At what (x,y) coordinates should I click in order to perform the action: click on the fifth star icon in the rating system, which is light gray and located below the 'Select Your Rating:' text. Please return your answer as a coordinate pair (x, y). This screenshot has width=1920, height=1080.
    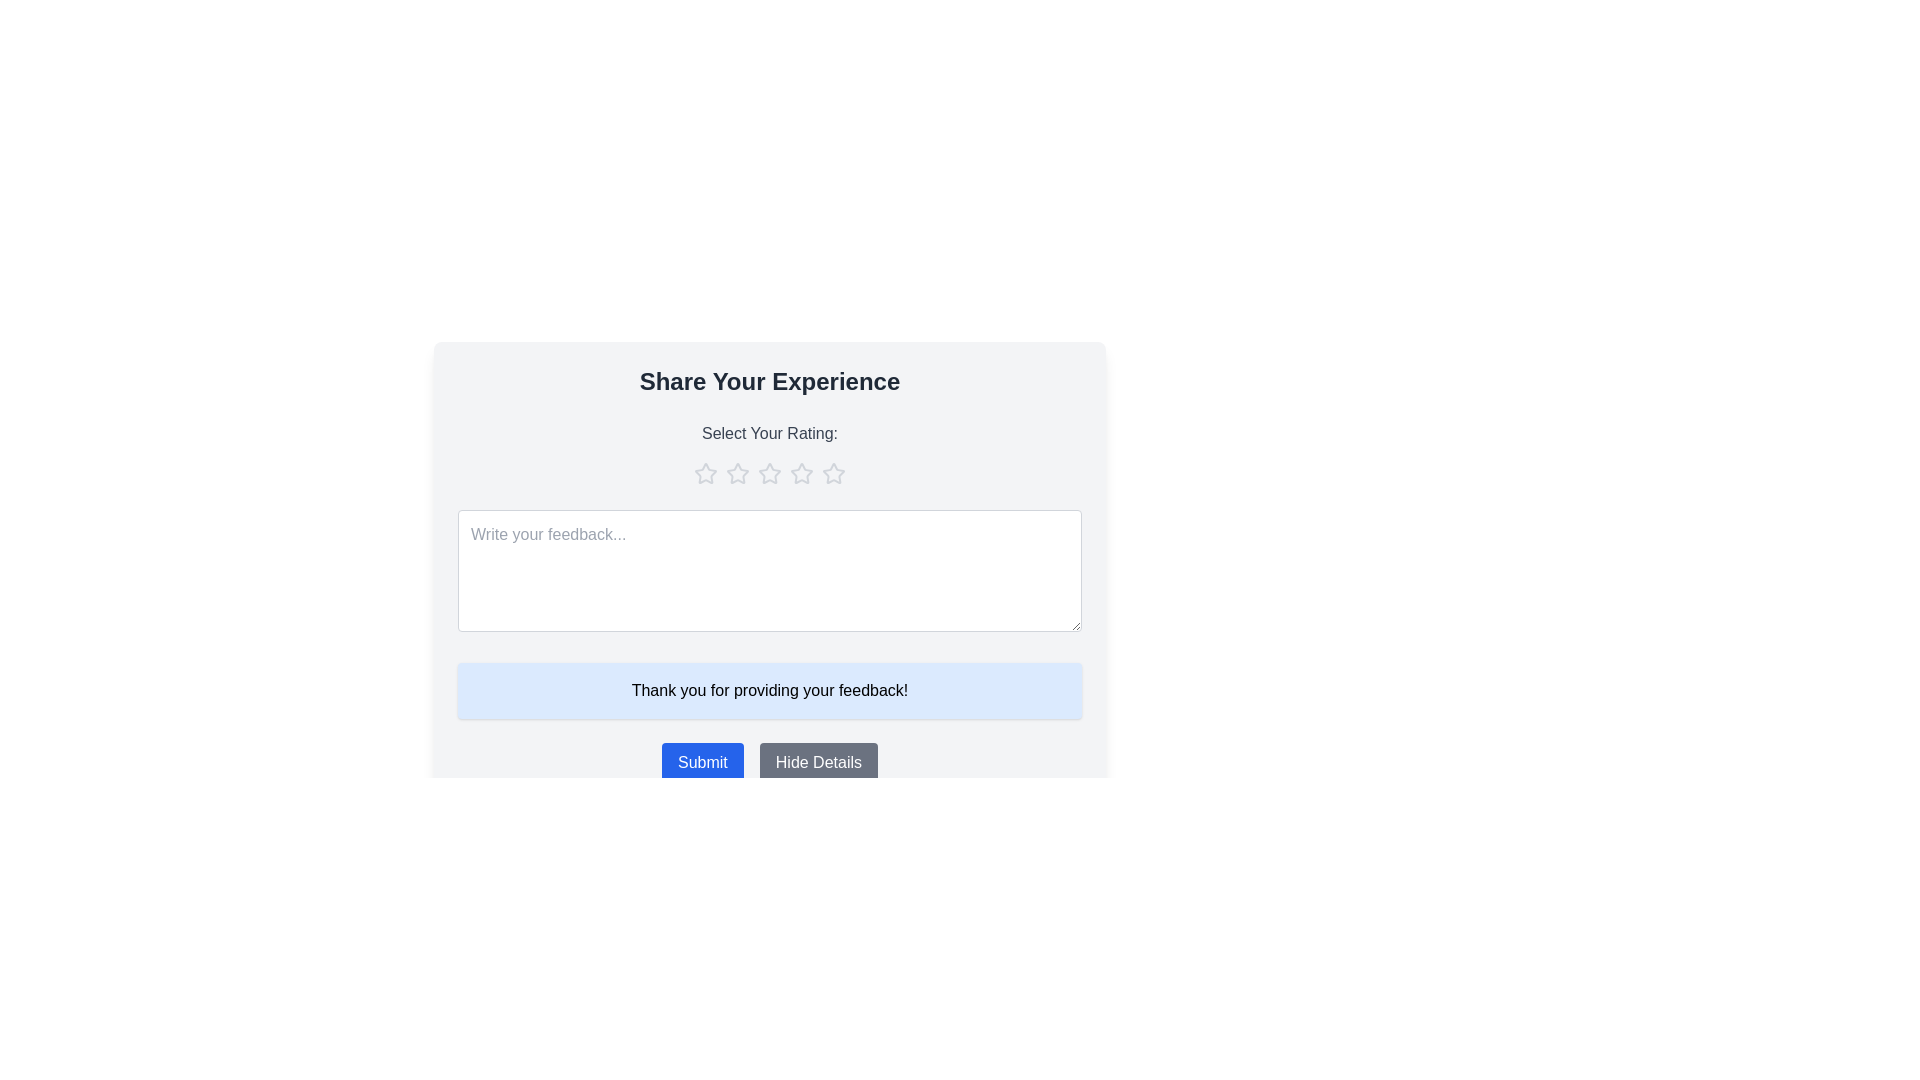
    Looking at the image, I should click on (834, 474).